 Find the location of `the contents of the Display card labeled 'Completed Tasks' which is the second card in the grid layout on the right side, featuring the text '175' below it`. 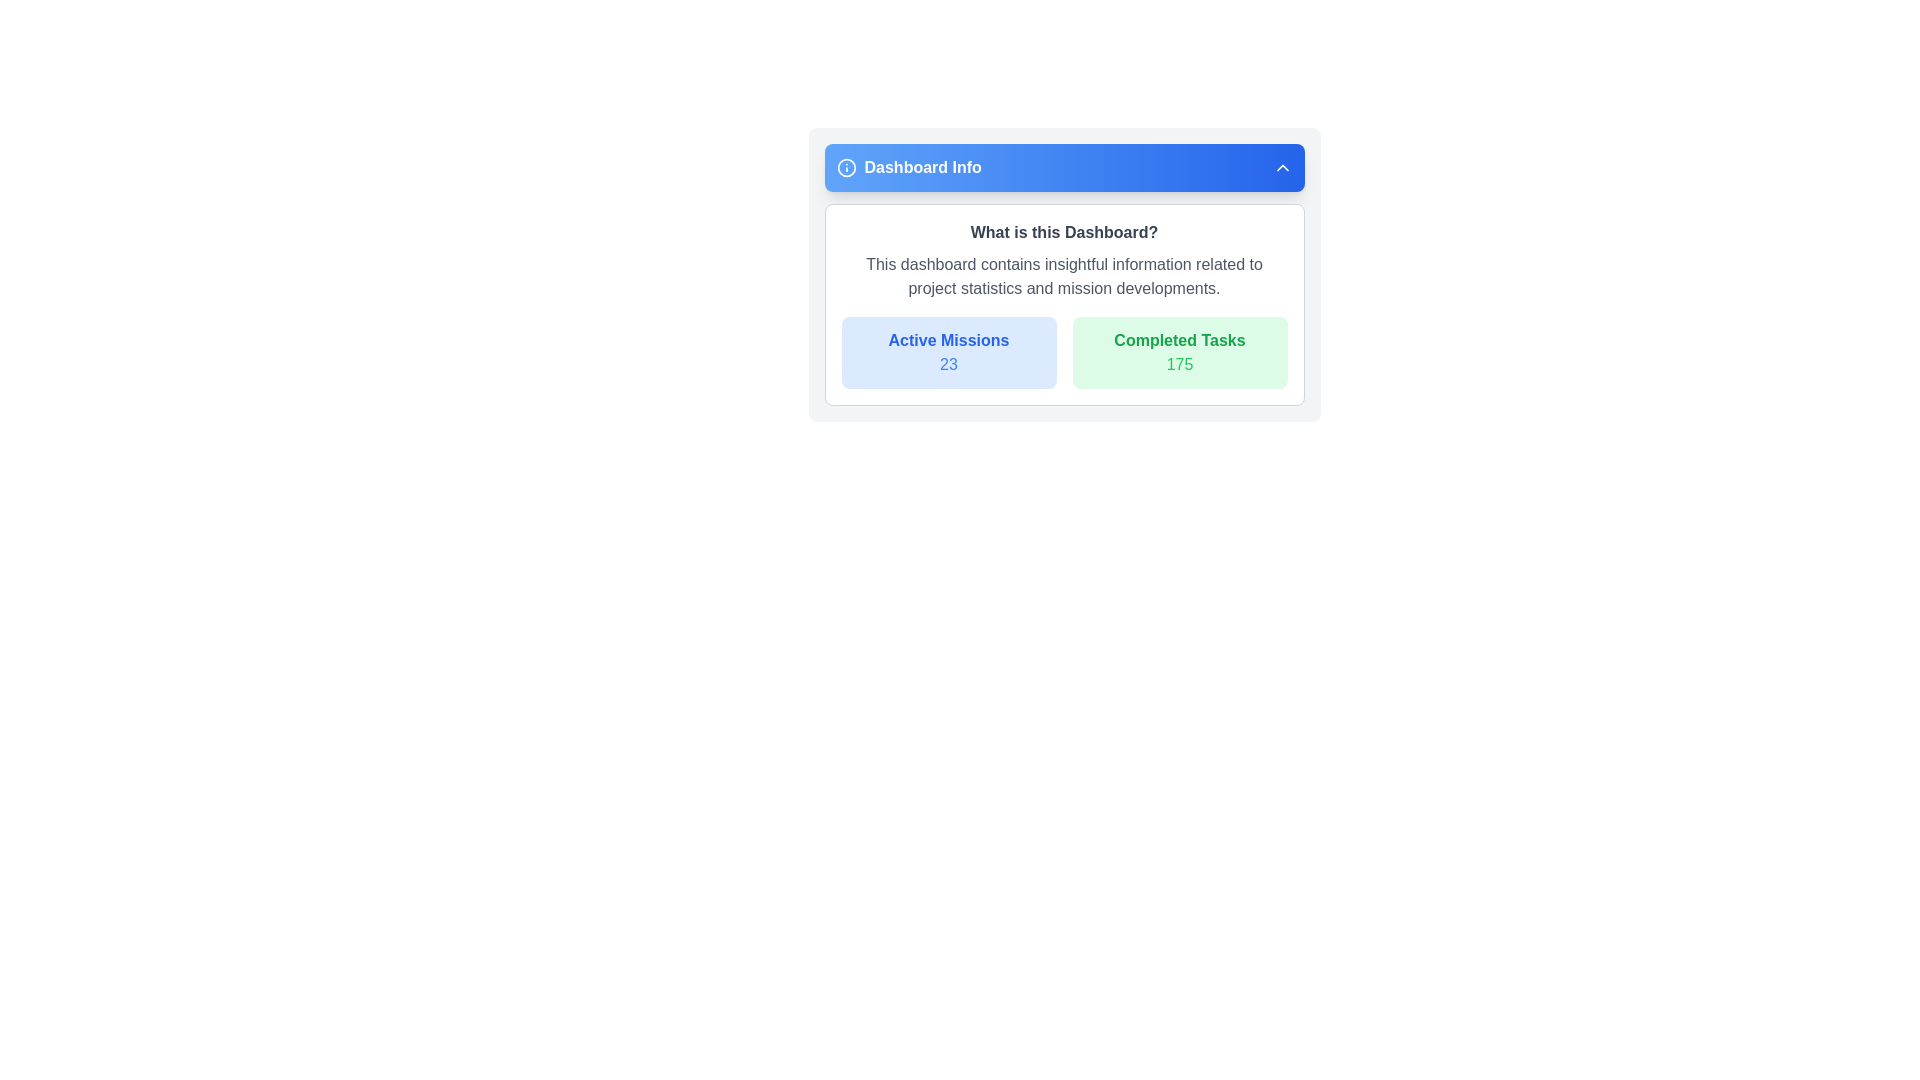

the contents of the Display card labeled 'Completed Tasks' which is the second card in the grid layout on the right side, featuring the text '175' below it is located at coordinates (1180, 352).